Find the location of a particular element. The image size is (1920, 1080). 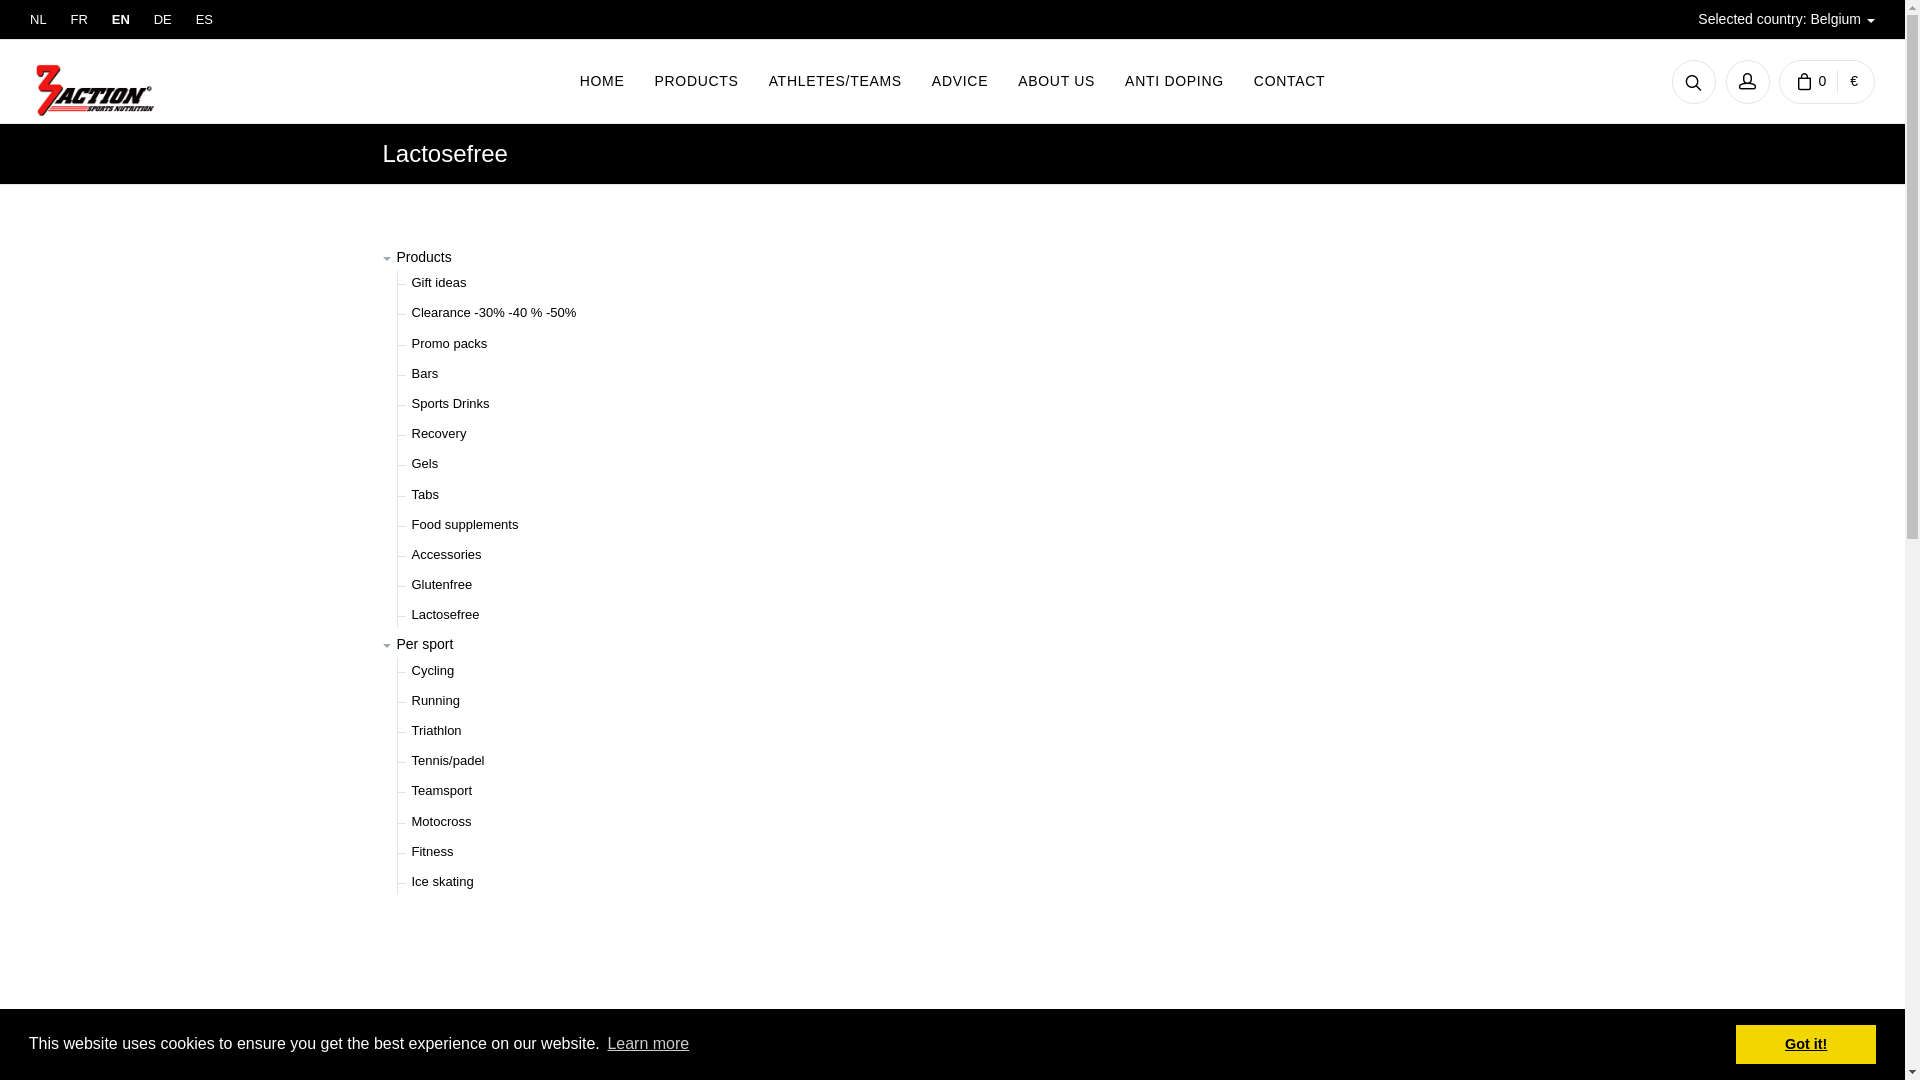

'HOME' is located at coordinates (601, 80).